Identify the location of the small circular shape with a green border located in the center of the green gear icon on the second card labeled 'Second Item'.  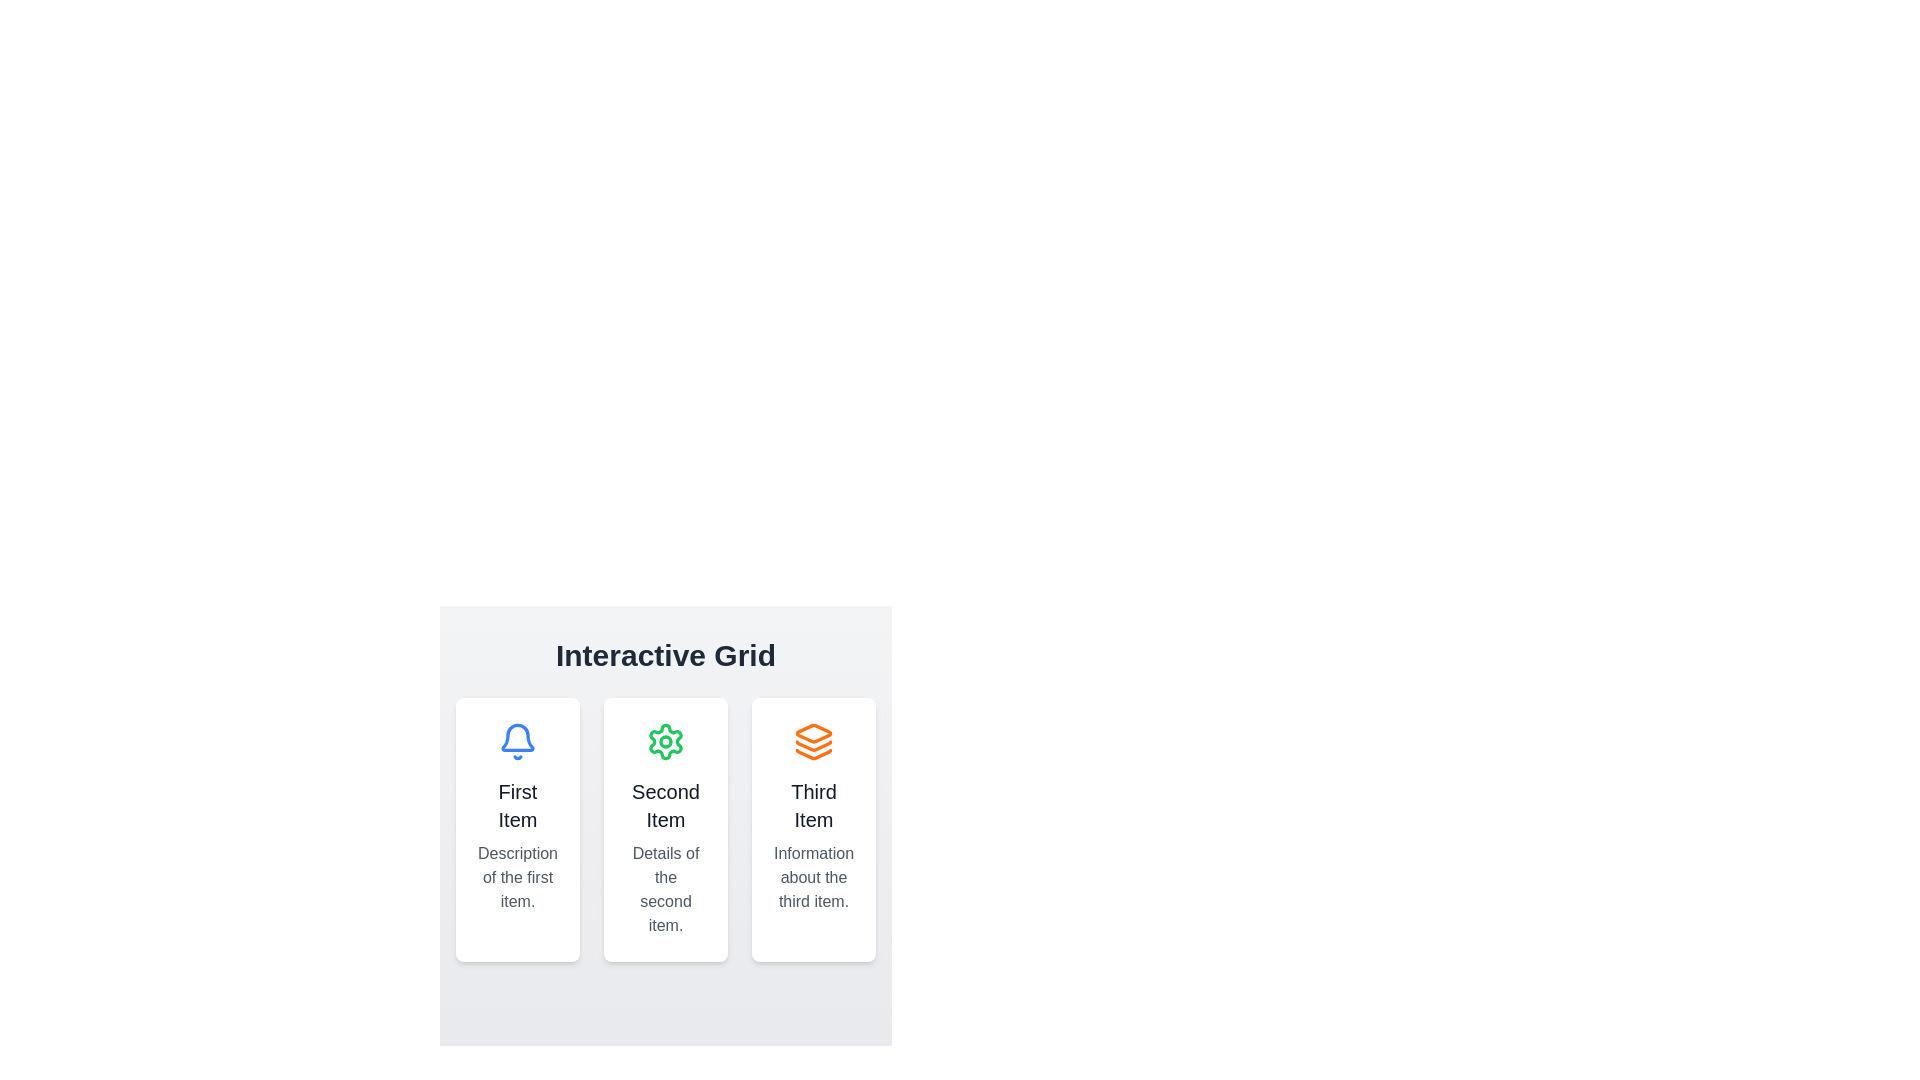
(666, 741).